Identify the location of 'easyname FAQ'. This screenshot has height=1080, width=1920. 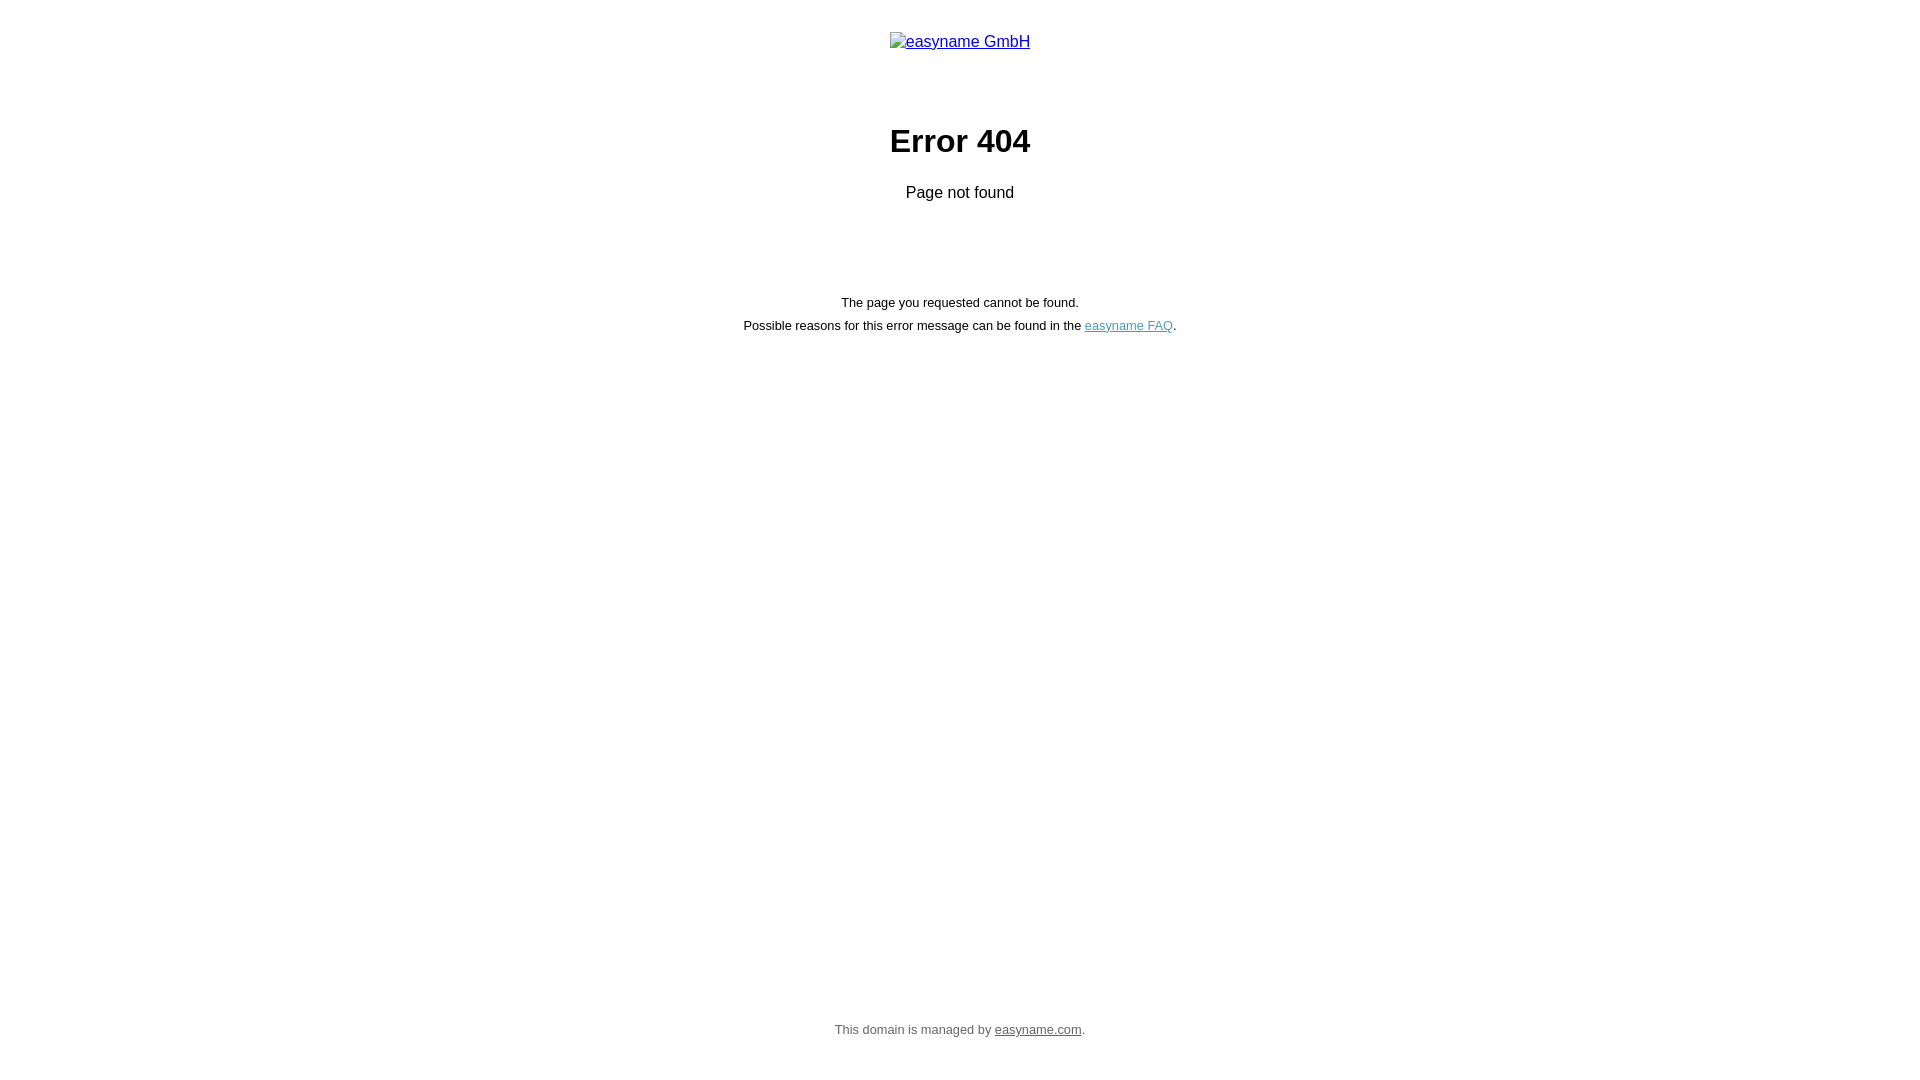
(1128, 324).